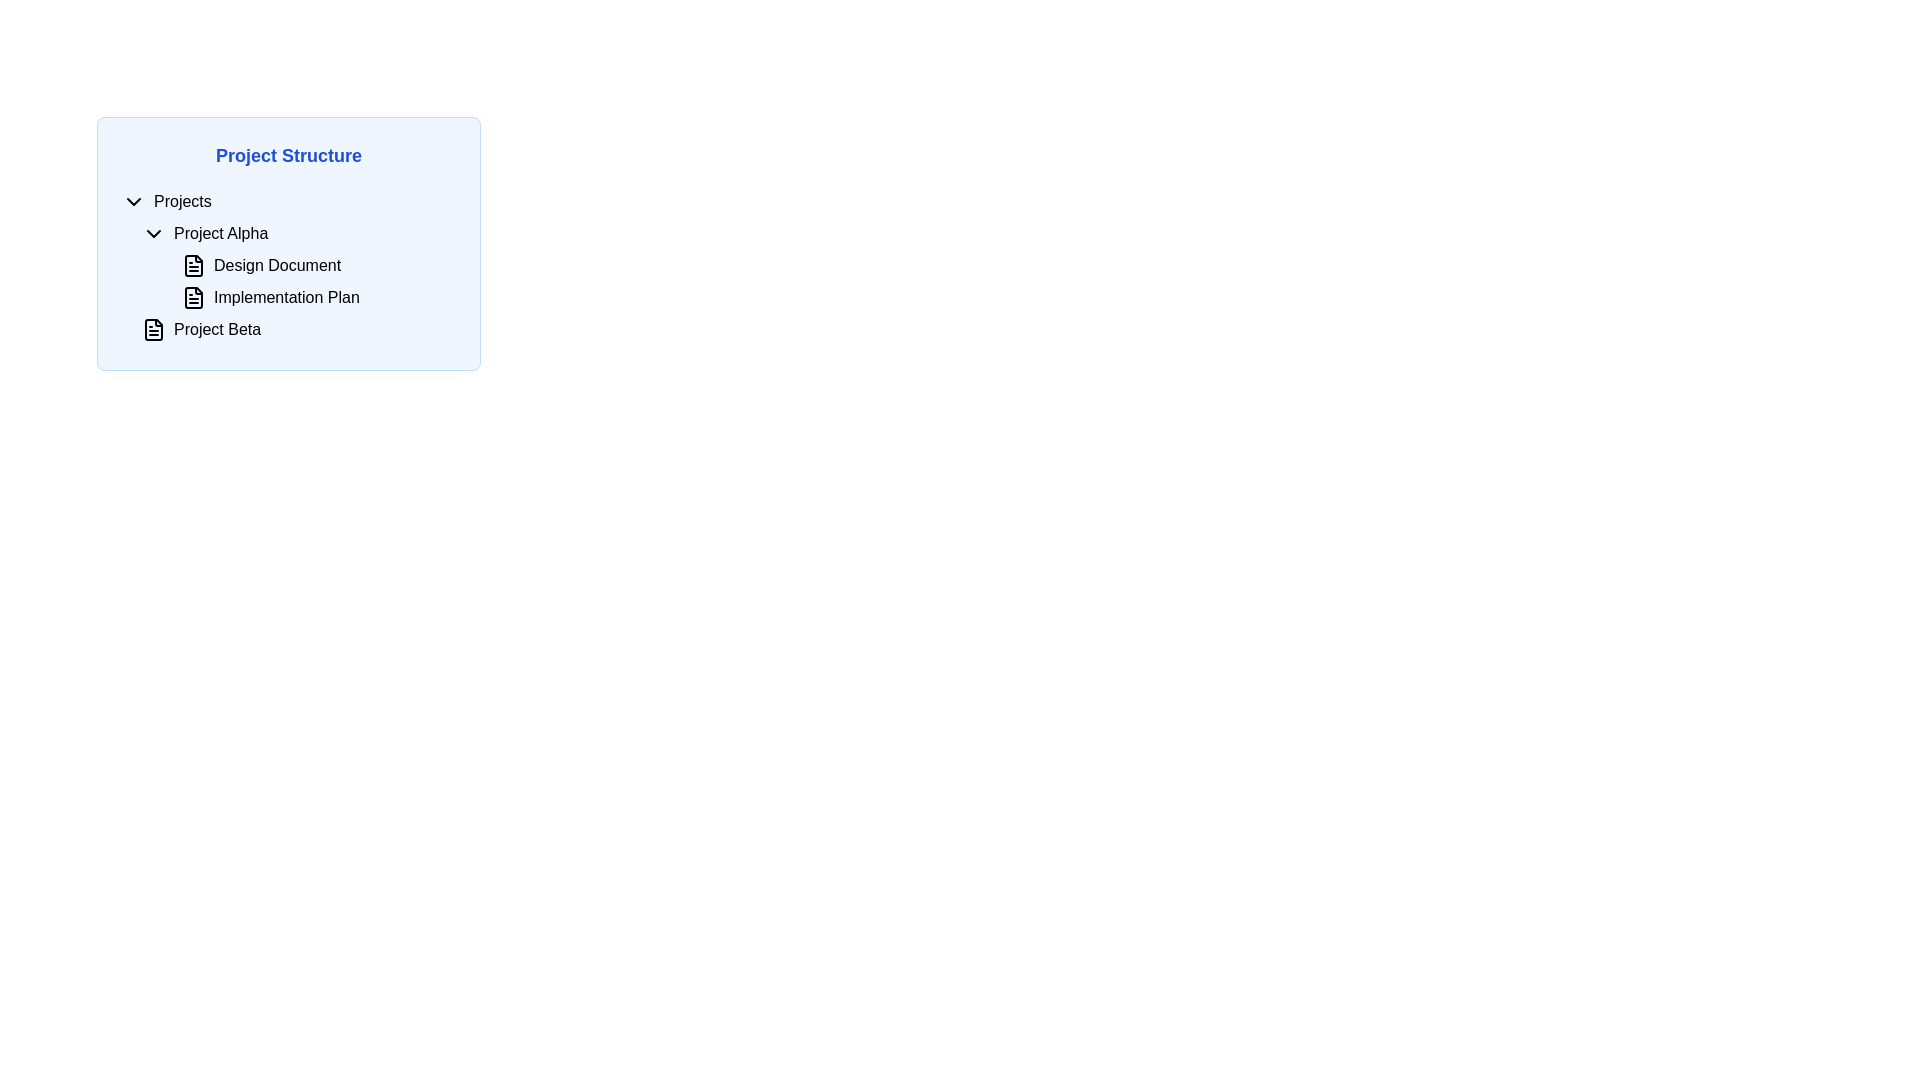  What do you see at coordinates (297, 265) in the screenshot?
I see `the 'Design Document' label located under the 'Project Alpha' section` at bounding box center [297, 265].